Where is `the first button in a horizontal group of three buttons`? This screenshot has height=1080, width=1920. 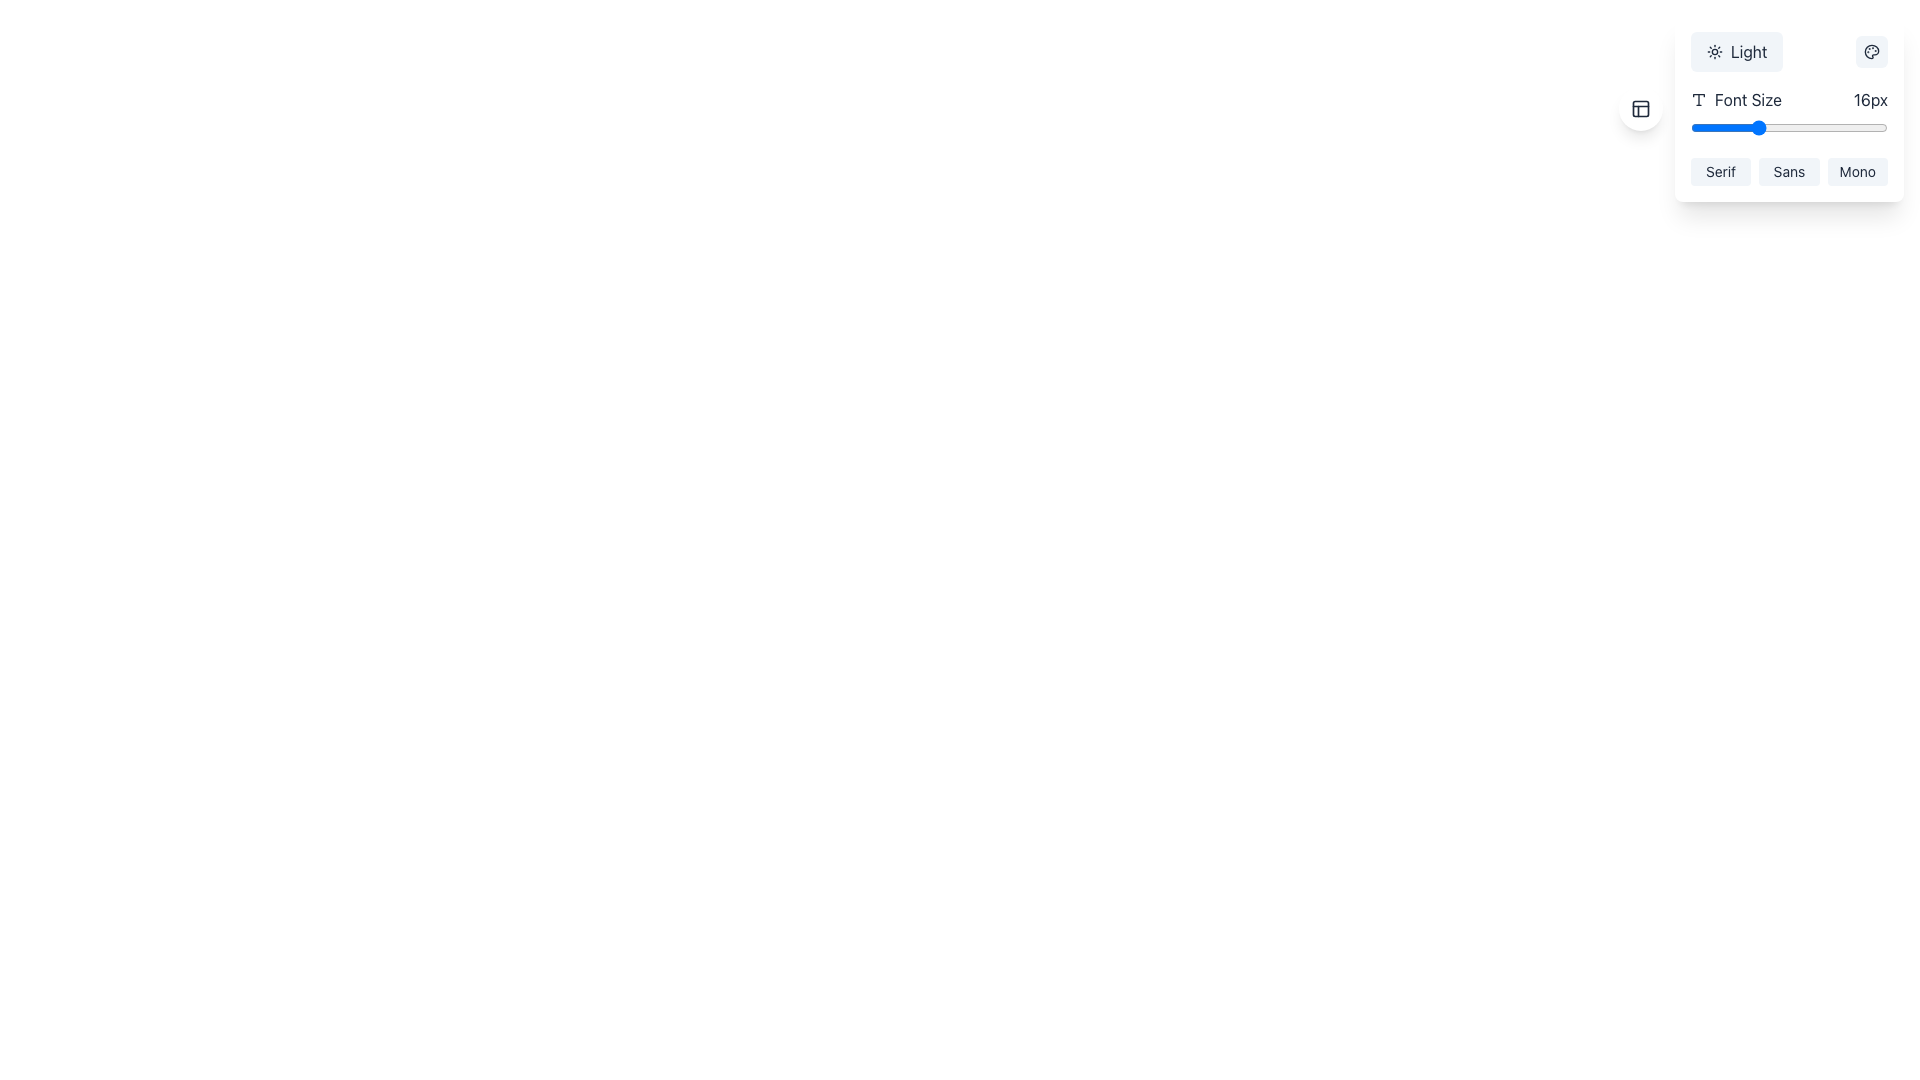
the first button in a horizontal group of three buttons is located at coordinates (1720, 171).